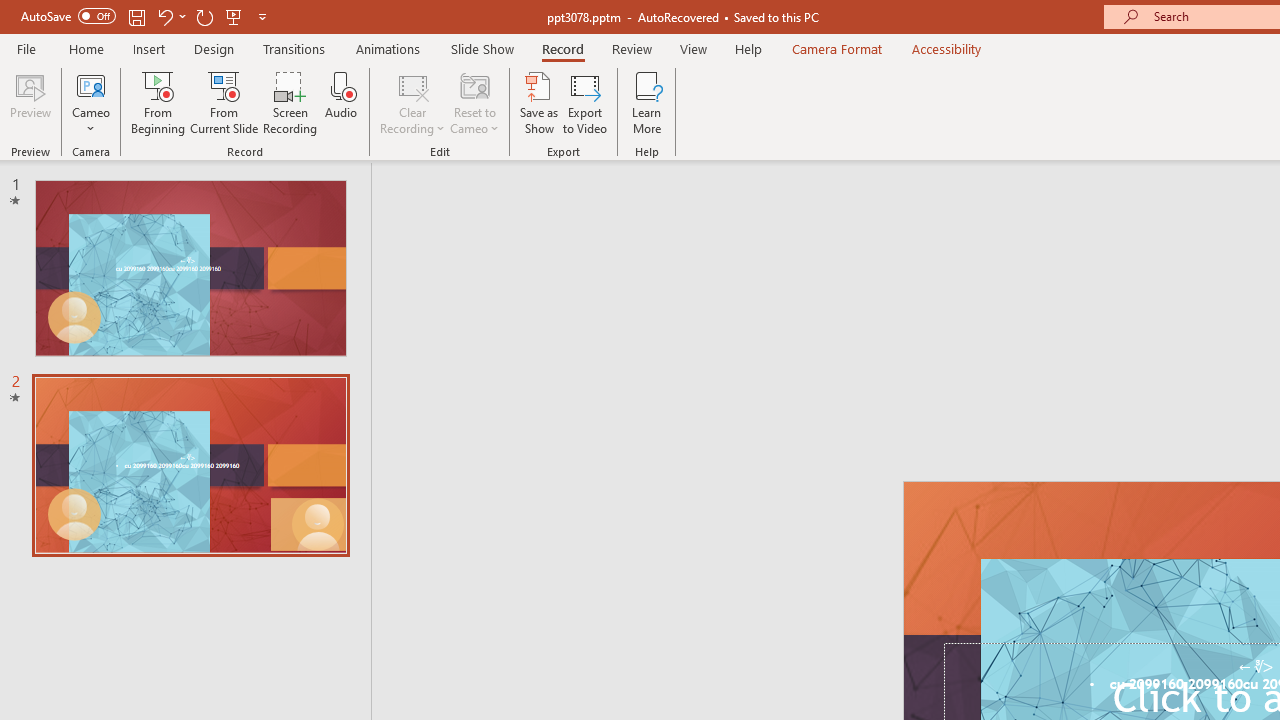 The width and height of the screenshot is (1280, 720). I want to click on 'Save as Show', so click(539, 103).